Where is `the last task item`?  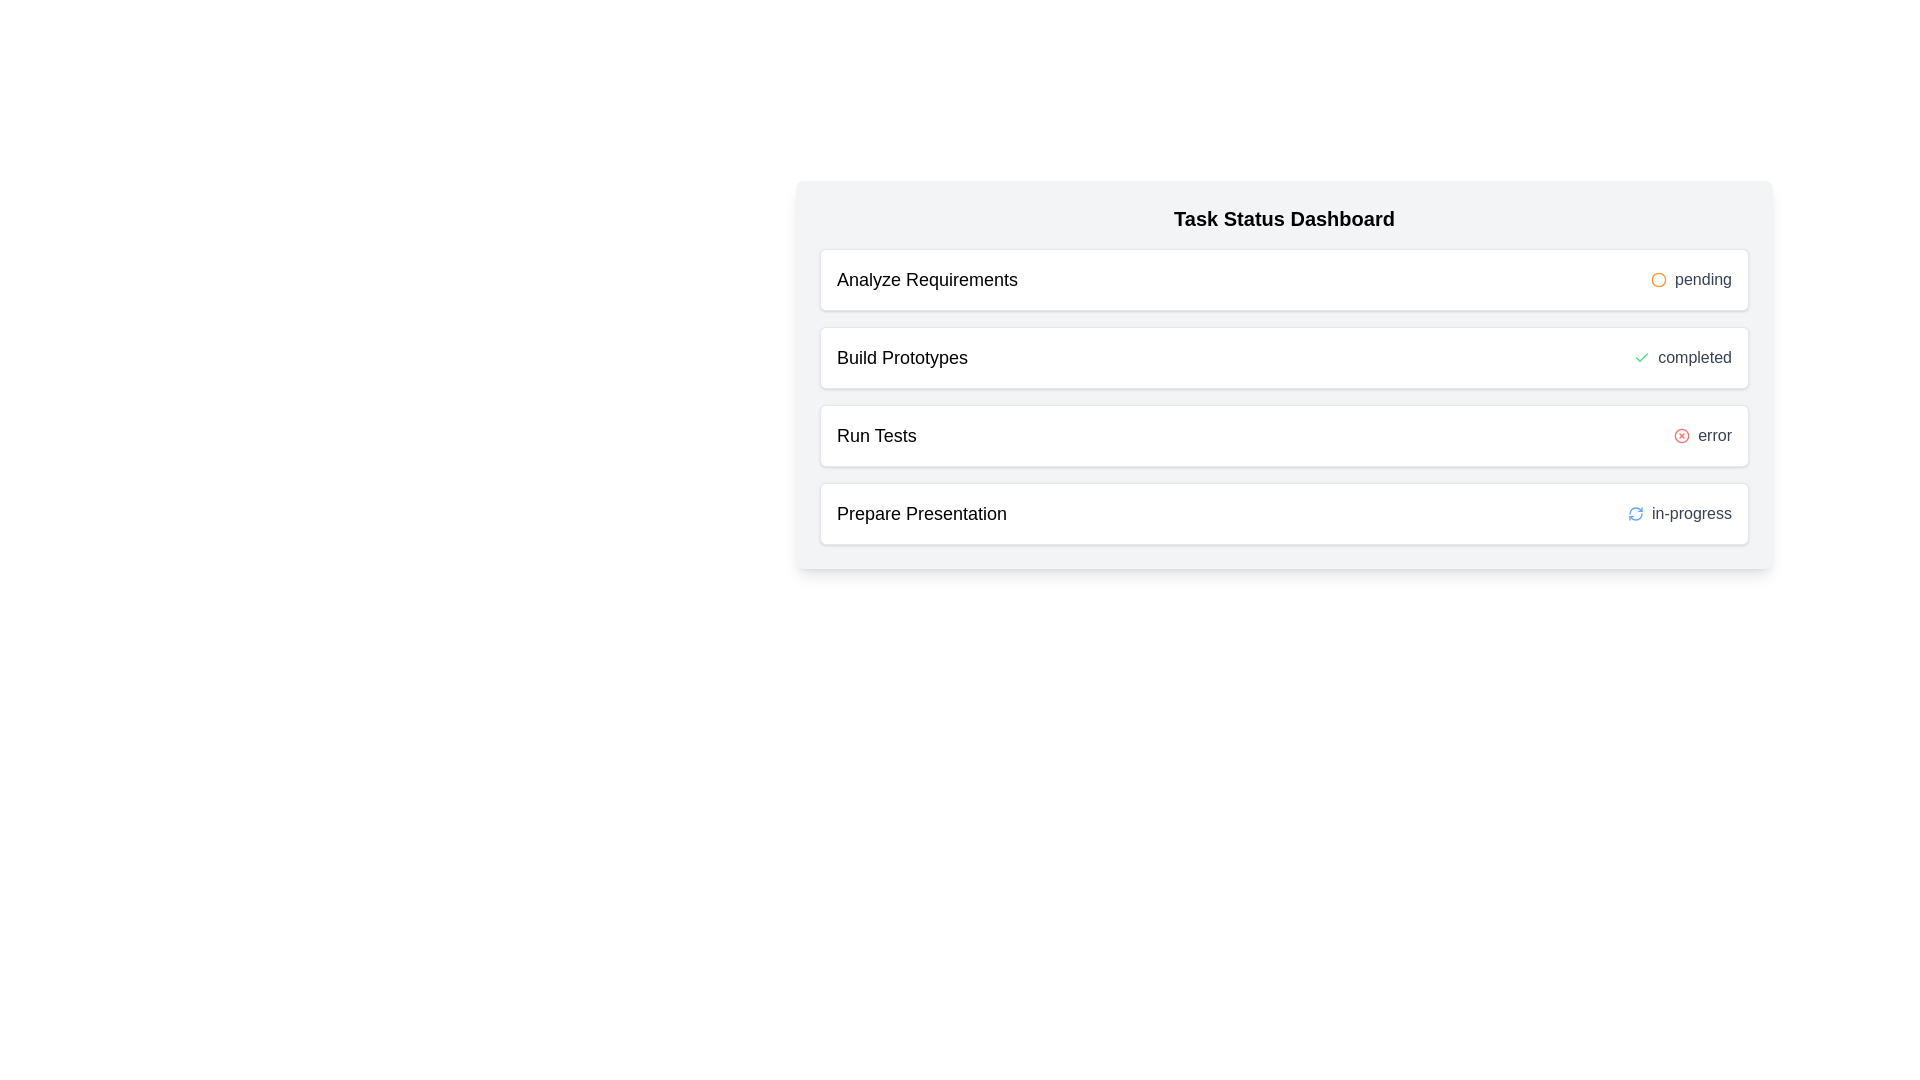 the last task item is located at coordinates (1284, 512).